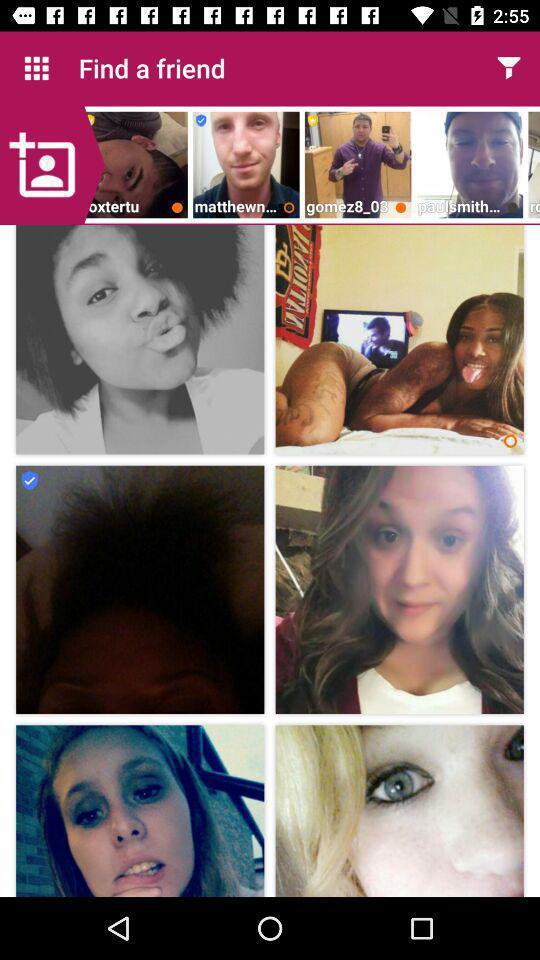 Image resolution: width=540 pixels, height=960 pixels. I want to click on profile, so click(52, 164).